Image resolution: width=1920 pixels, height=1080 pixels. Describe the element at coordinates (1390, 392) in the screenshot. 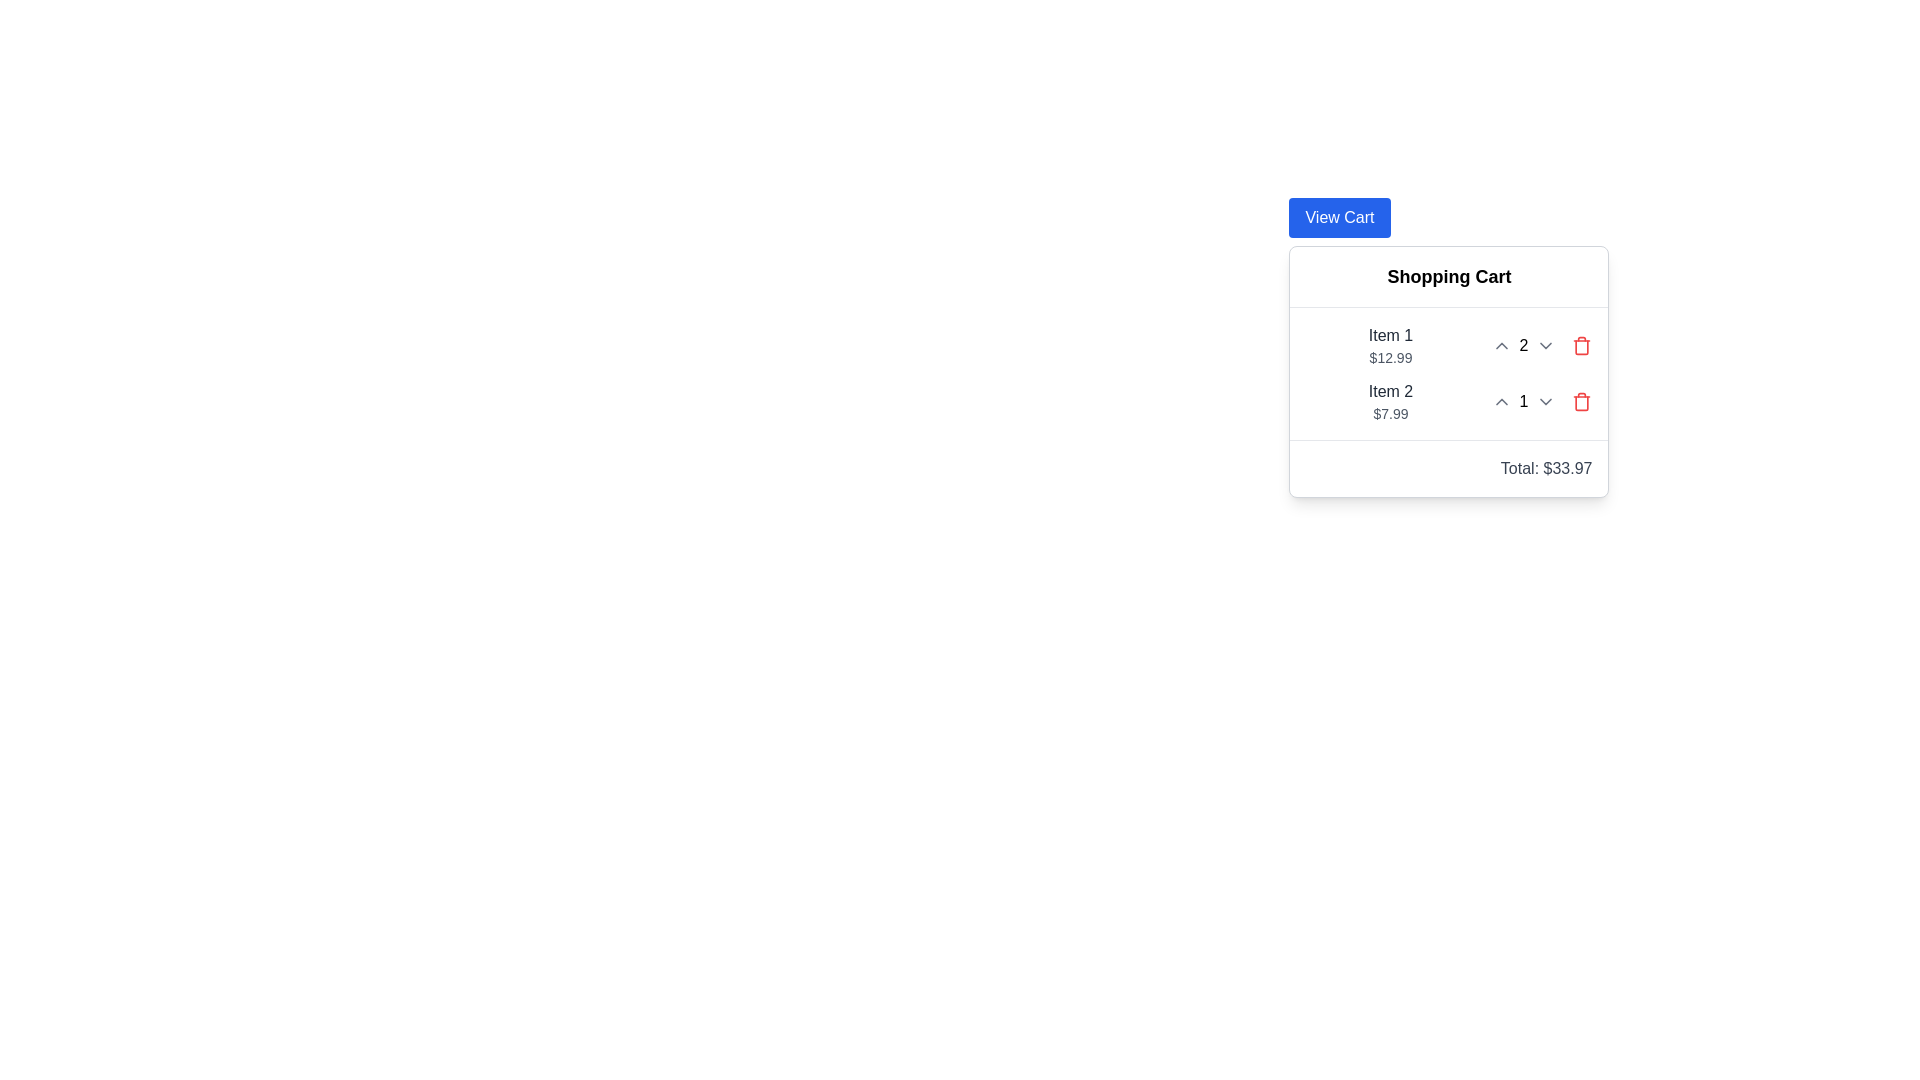

I see `the text label identifying the second item in the shopping cart, which is positioned above the price display ('$7.99') and below 'Item 1'` at that location.